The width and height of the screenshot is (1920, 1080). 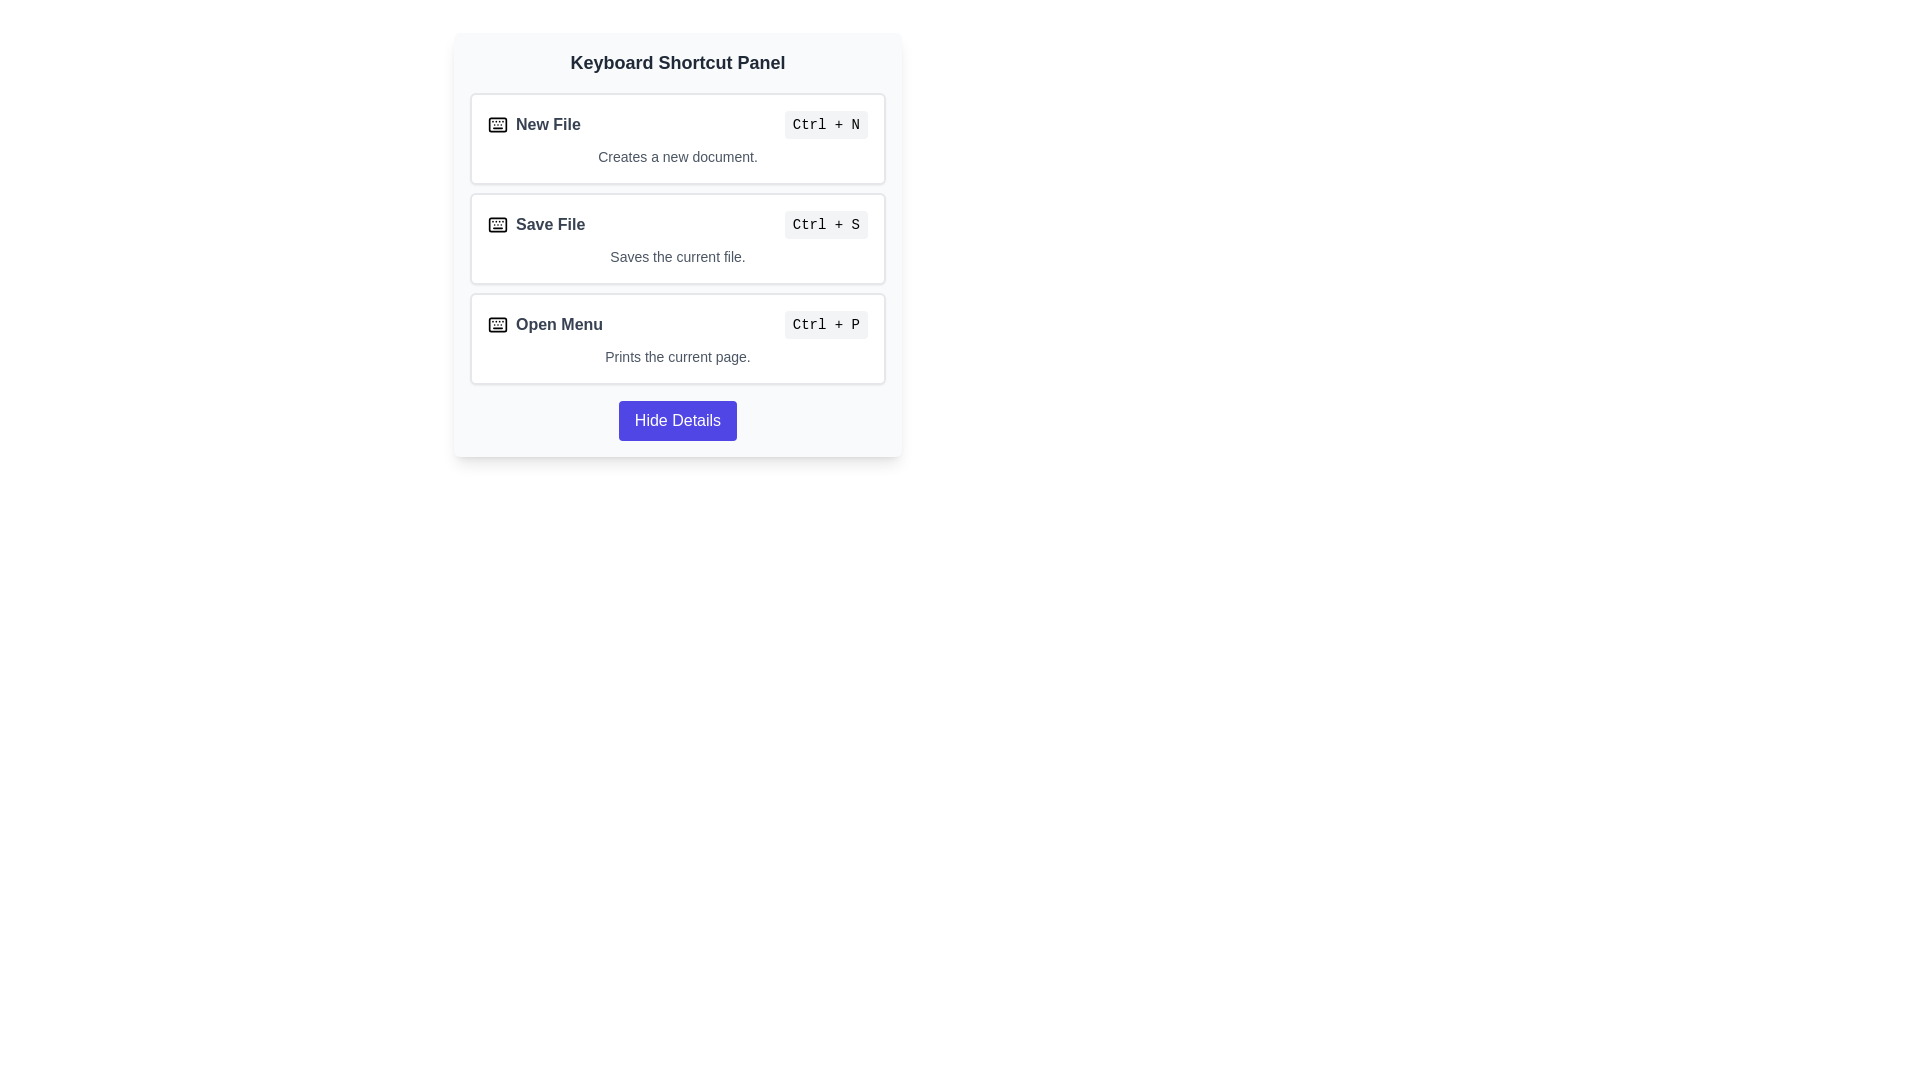 What do you see at coordinates (498, 224) in the screenshot?
I see `the keyboard icon with class 'lucide-keyboard' located next to the 'Save File' text` at bounding box center [498, 224].